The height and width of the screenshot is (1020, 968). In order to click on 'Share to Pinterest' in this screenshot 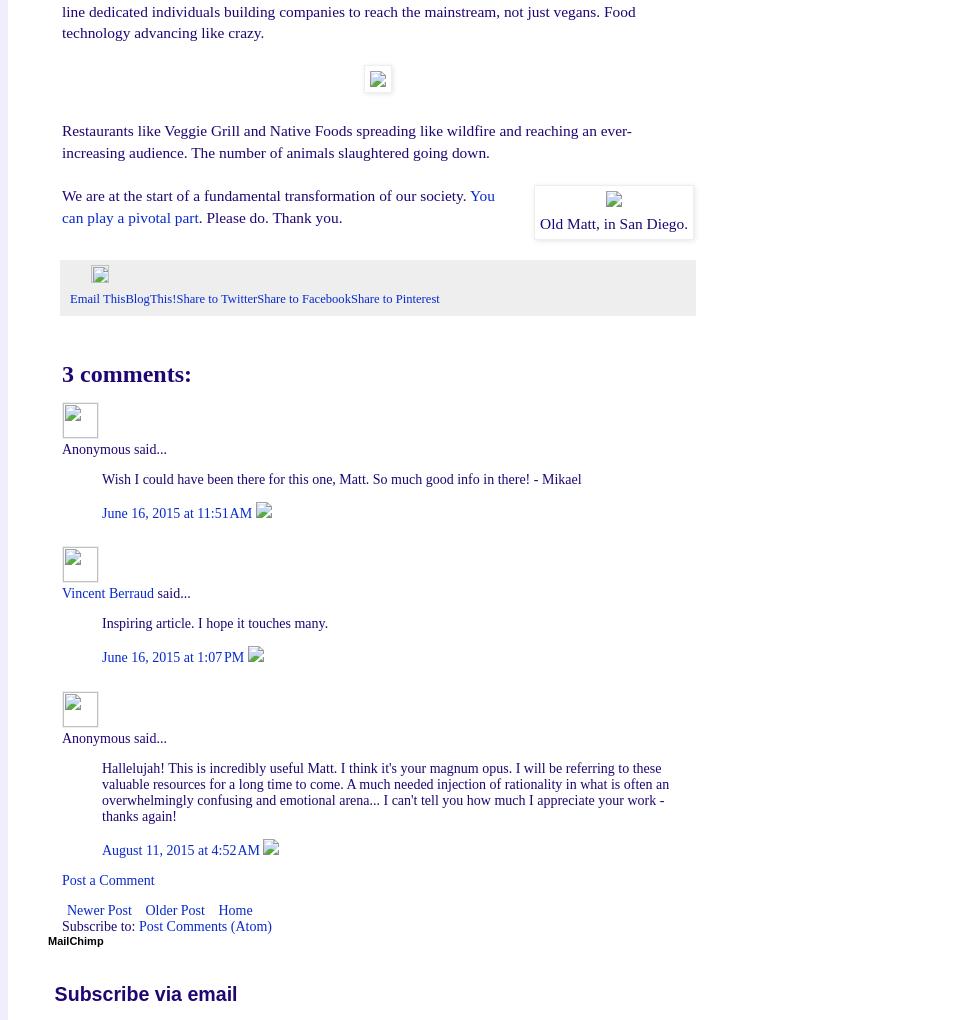, I will do `click(393, 298)`.